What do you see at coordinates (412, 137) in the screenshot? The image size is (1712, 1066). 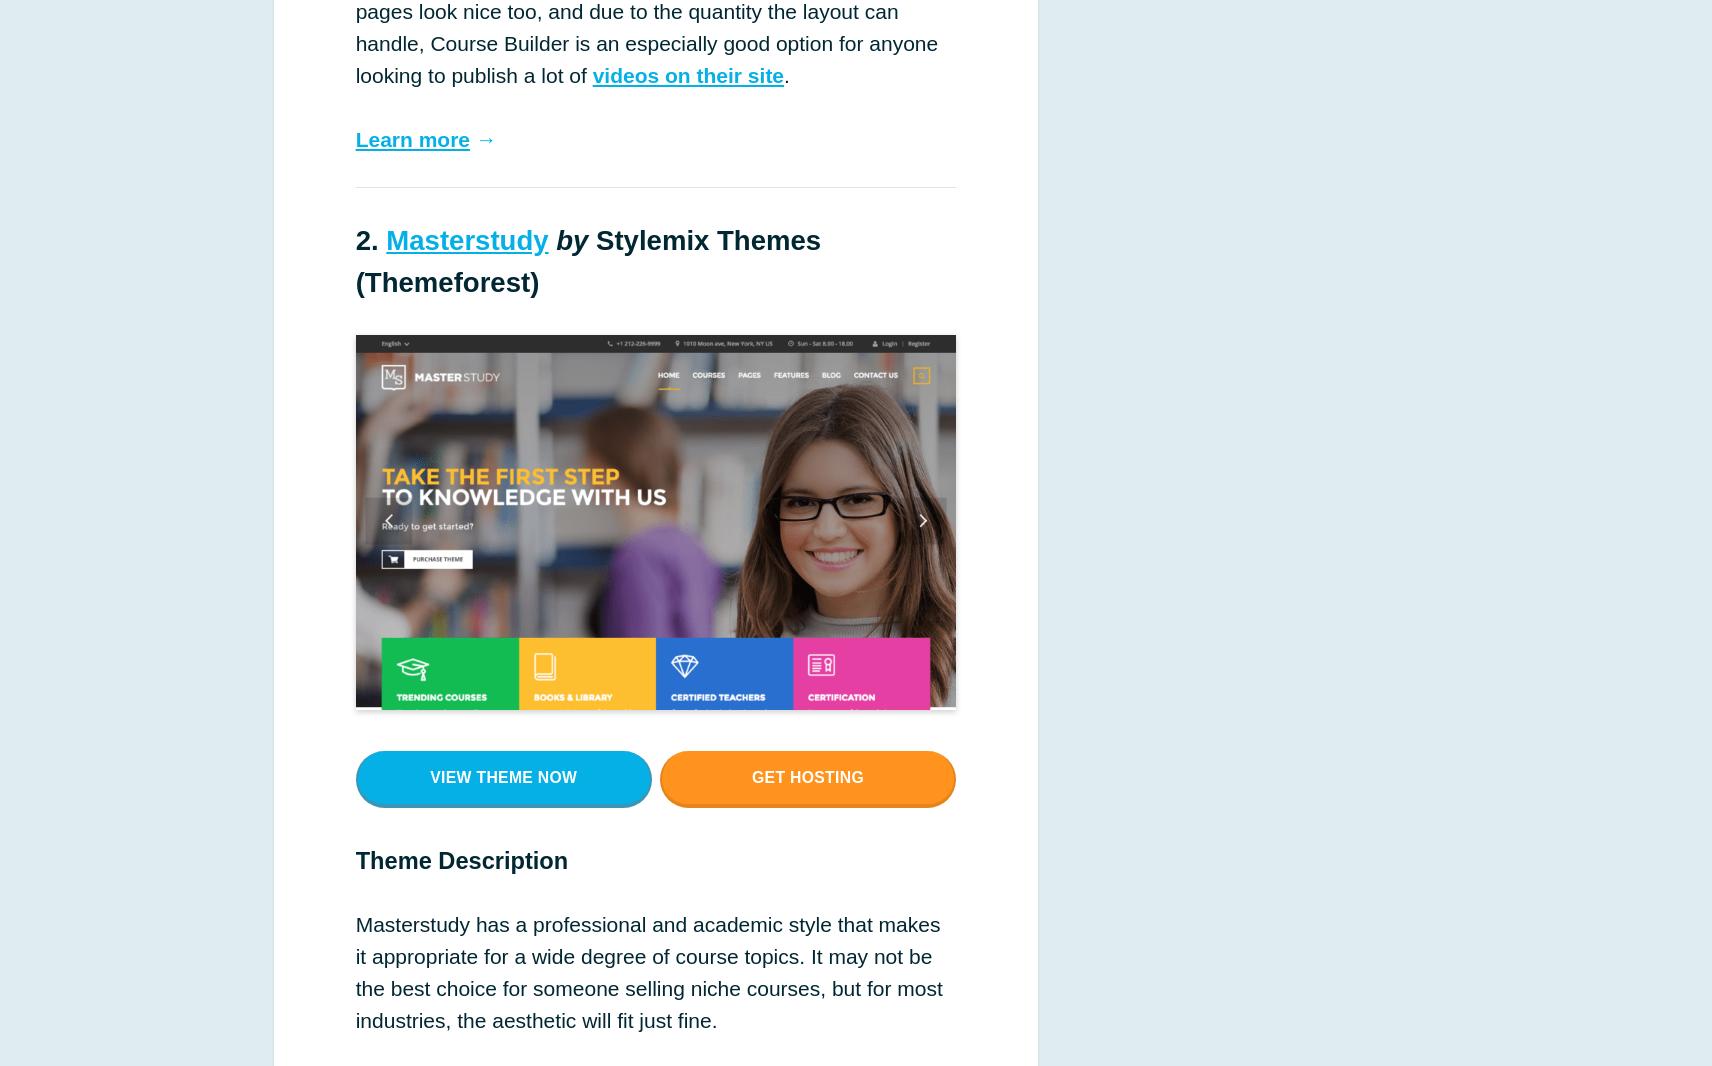 I see `'Learn more'` at bounding box center [412, 137].